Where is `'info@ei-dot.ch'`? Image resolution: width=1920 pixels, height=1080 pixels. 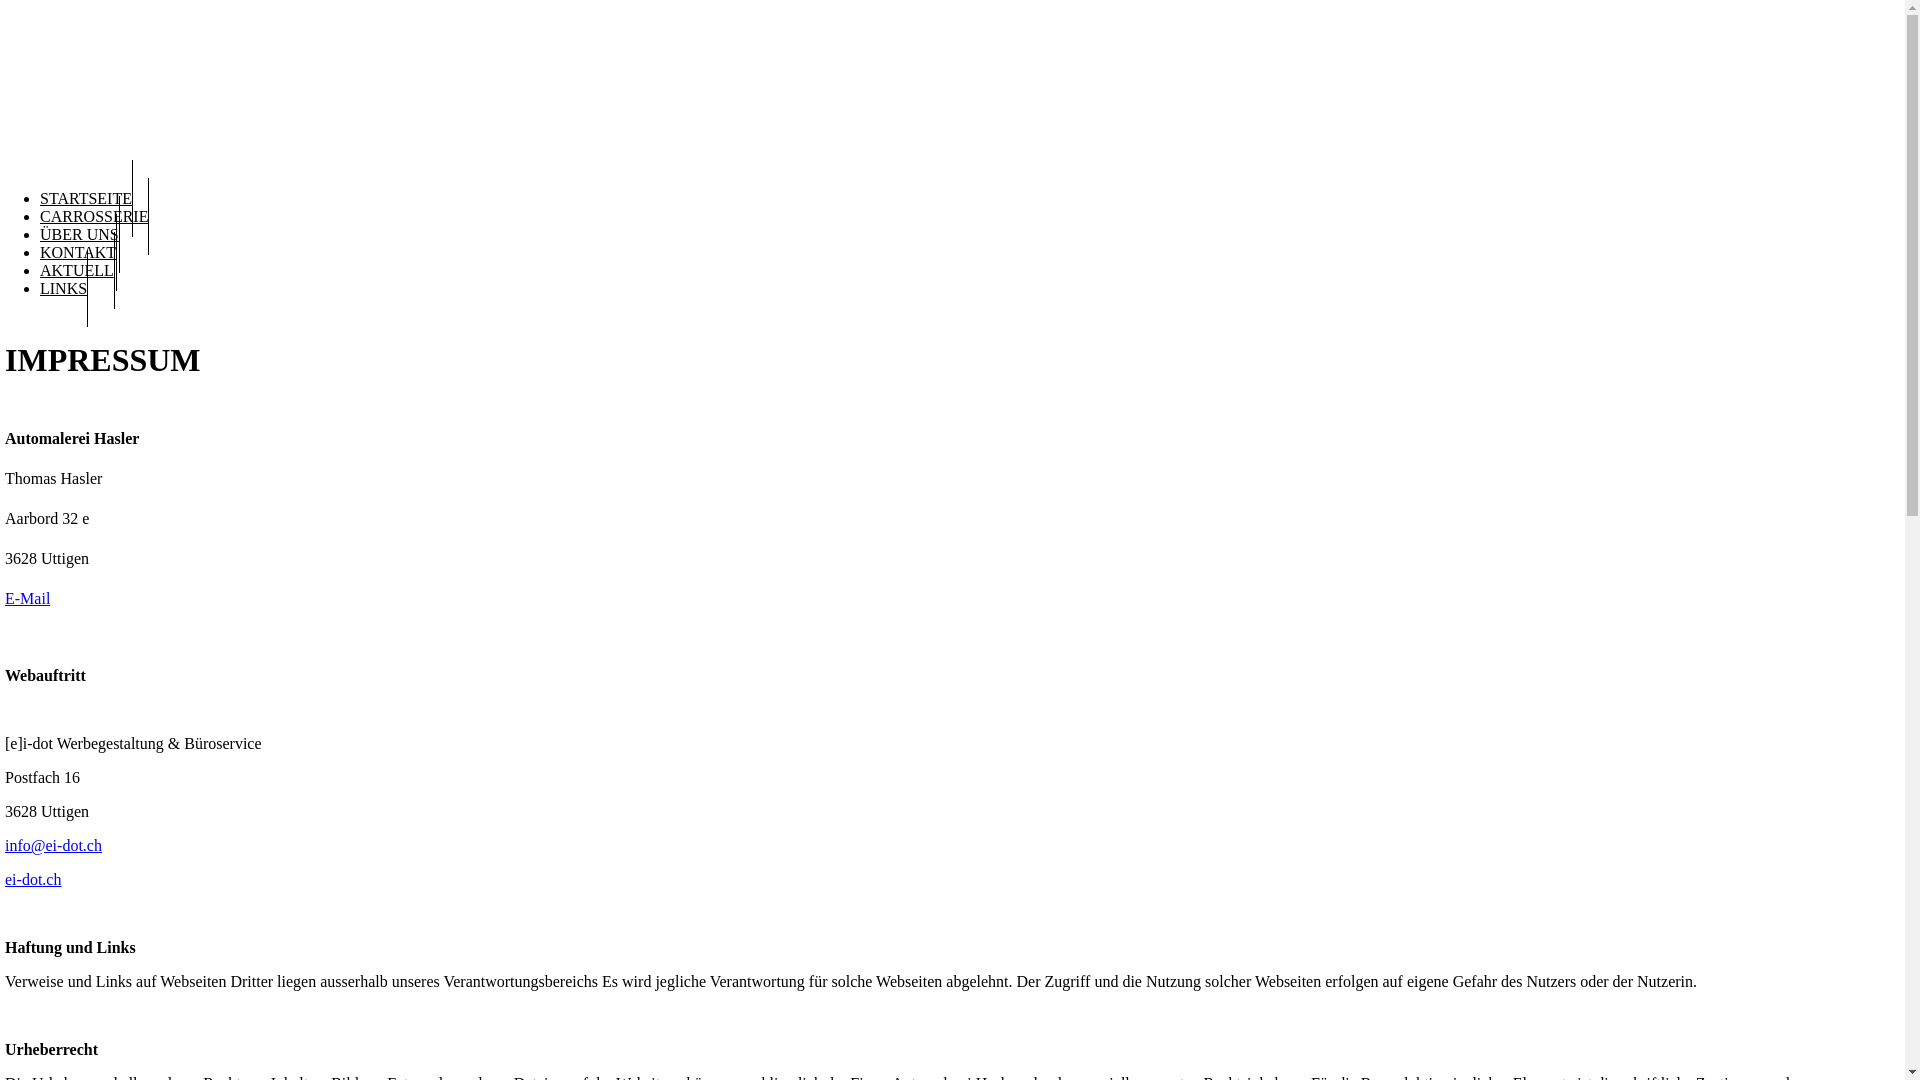
'info@ei-dot.ch' is located at coordinates (53, 845).